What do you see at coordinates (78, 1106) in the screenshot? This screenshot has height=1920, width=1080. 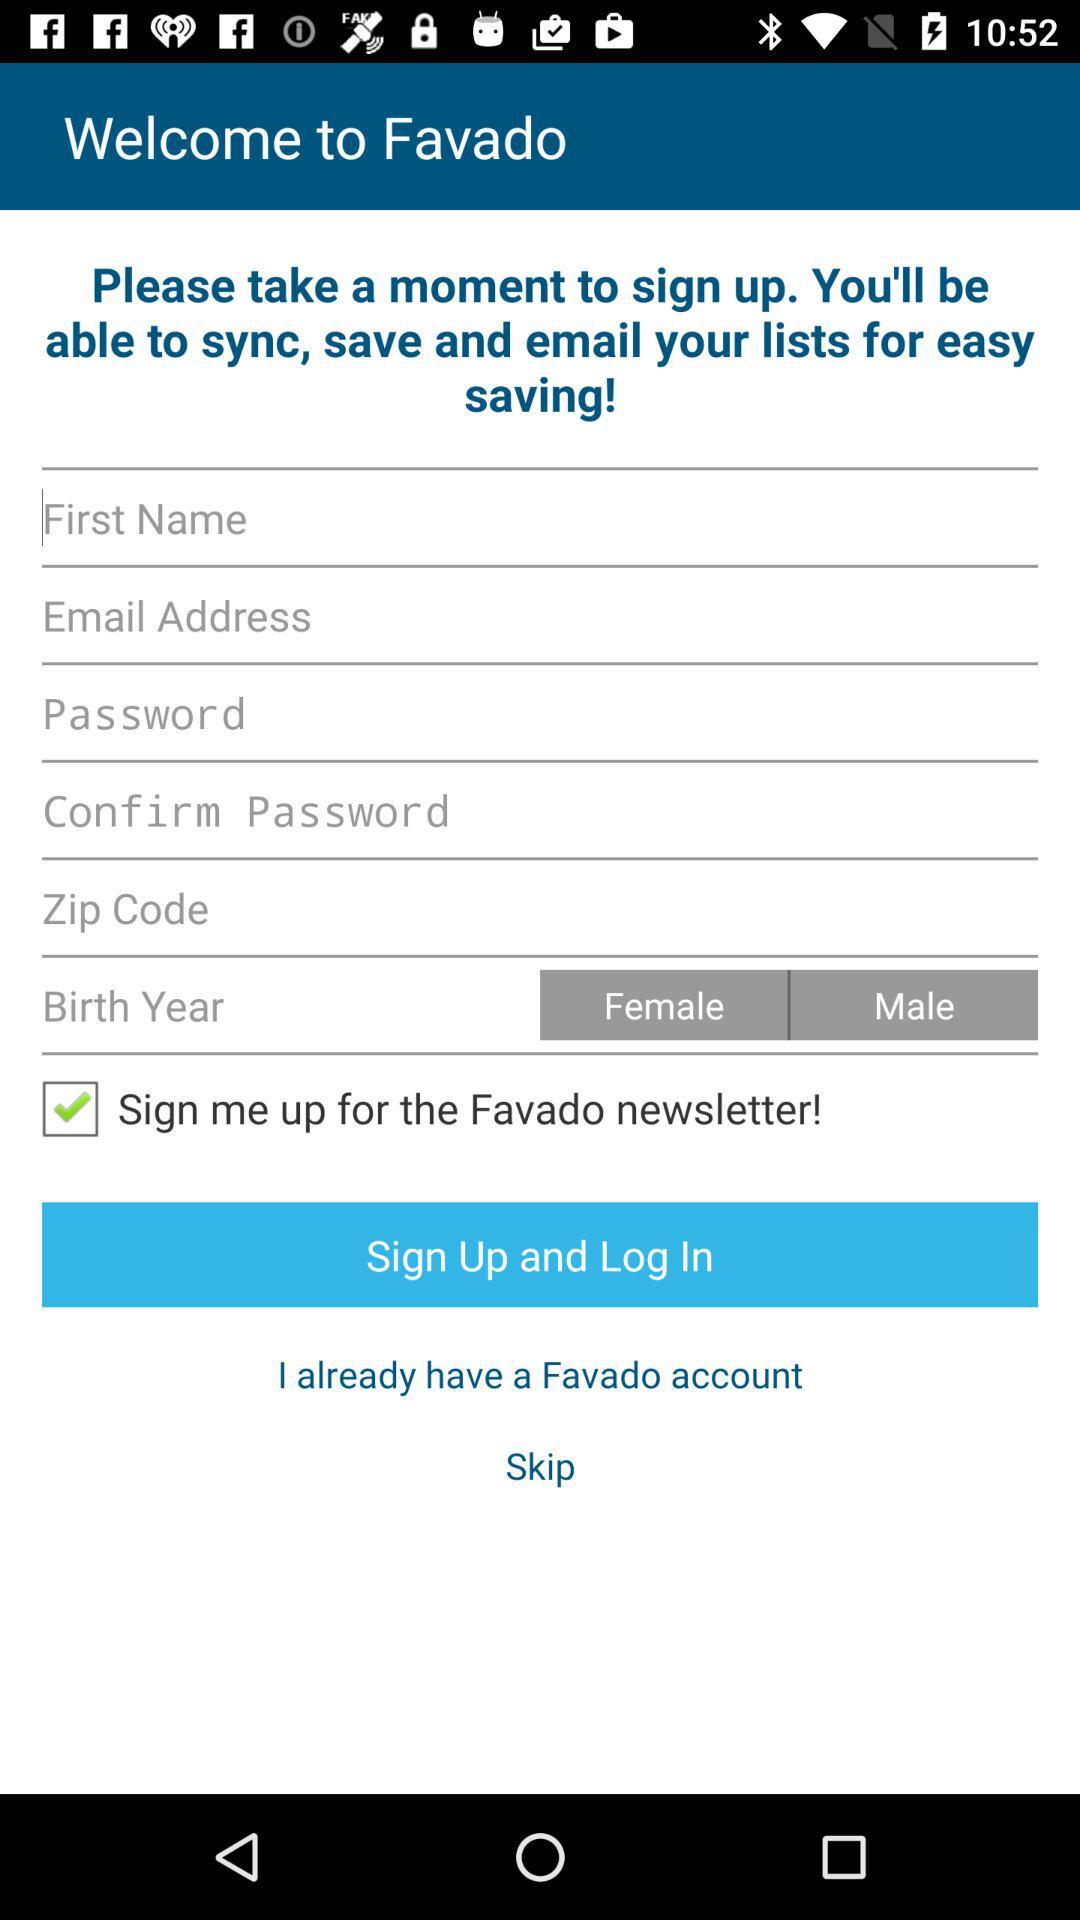 I see `or check the information` at bounding box center [78, 1106].